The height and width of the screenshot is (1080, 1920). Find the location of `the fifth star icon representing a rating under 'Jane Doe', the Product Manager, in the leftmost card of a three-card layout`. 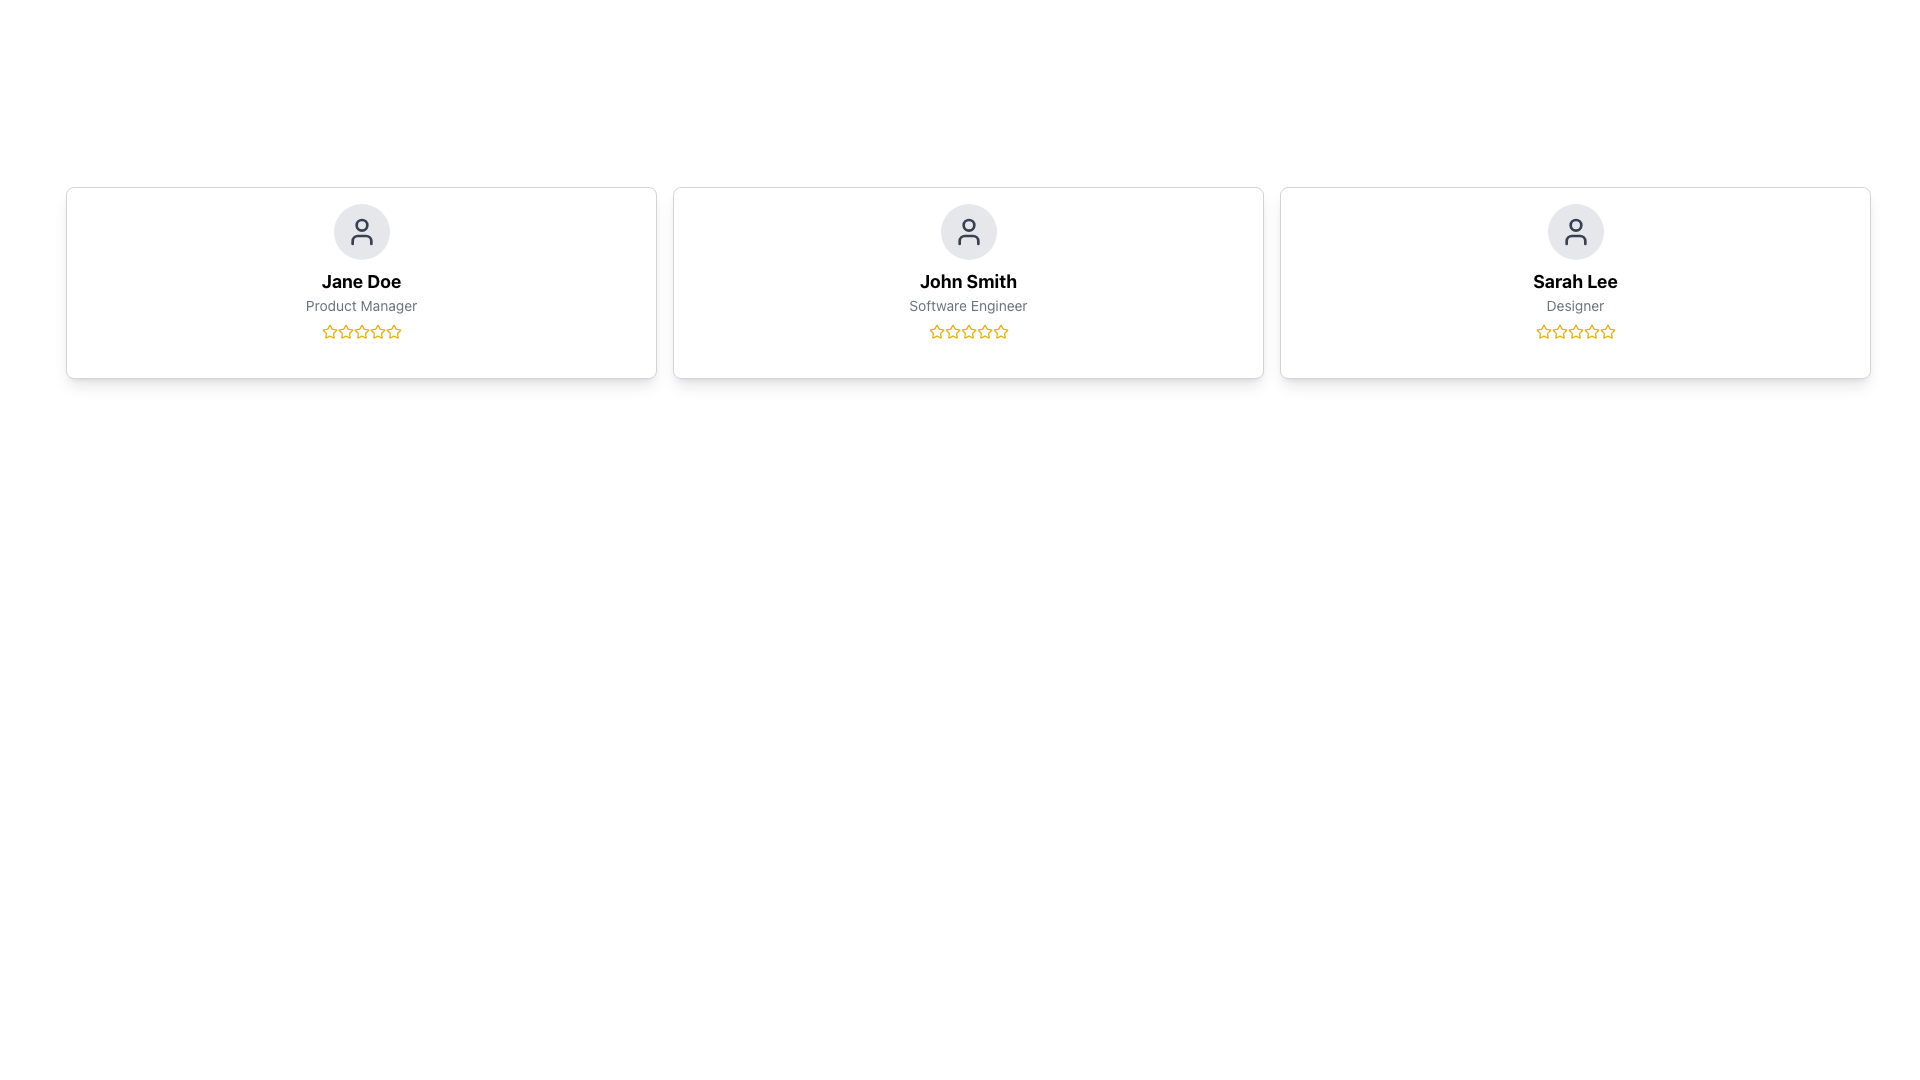

the fifth star icon representing a rating under 'Jane Doe', the Product Manager, in the leftmost card of a three-card layout is located at coordinates (393, 330).